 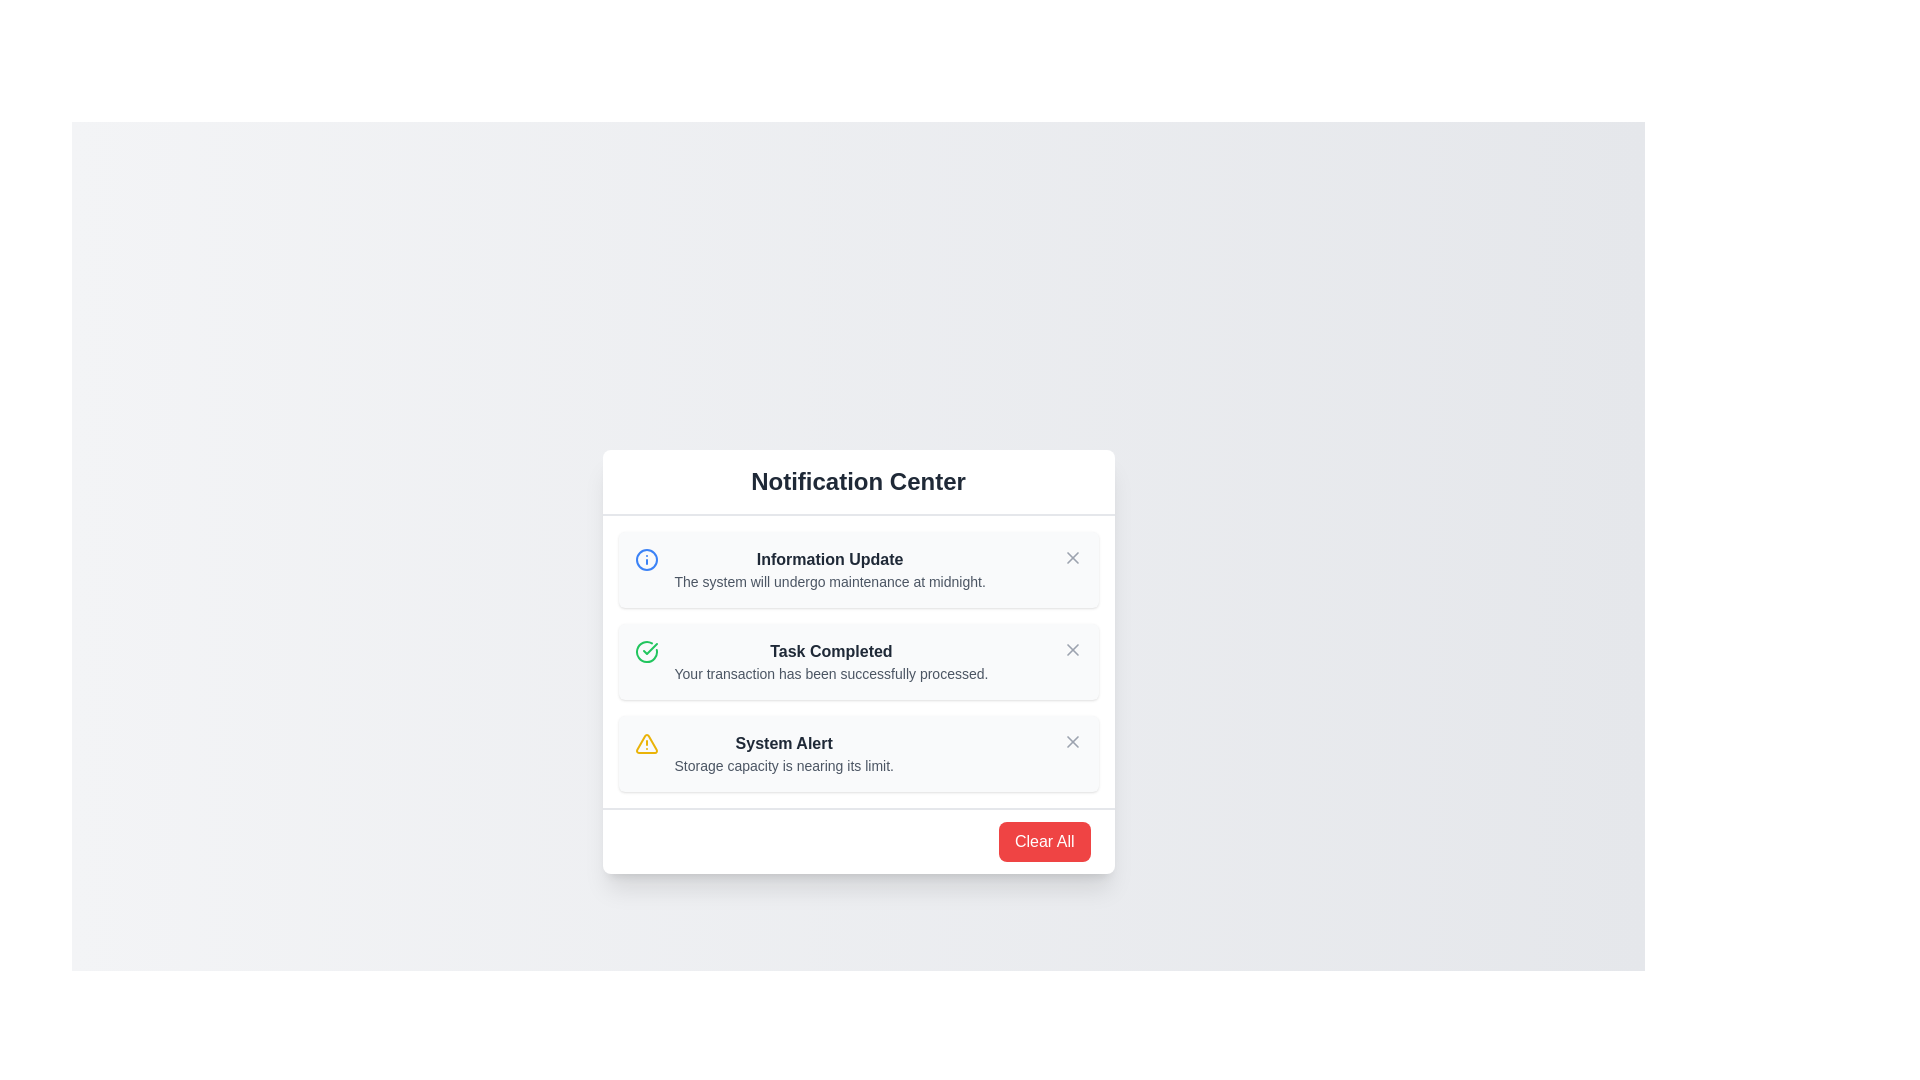 I want to click on individual notifications within the vertically organized list of notification items in the 'Notification Center' modal, so click(x=858, y=662).